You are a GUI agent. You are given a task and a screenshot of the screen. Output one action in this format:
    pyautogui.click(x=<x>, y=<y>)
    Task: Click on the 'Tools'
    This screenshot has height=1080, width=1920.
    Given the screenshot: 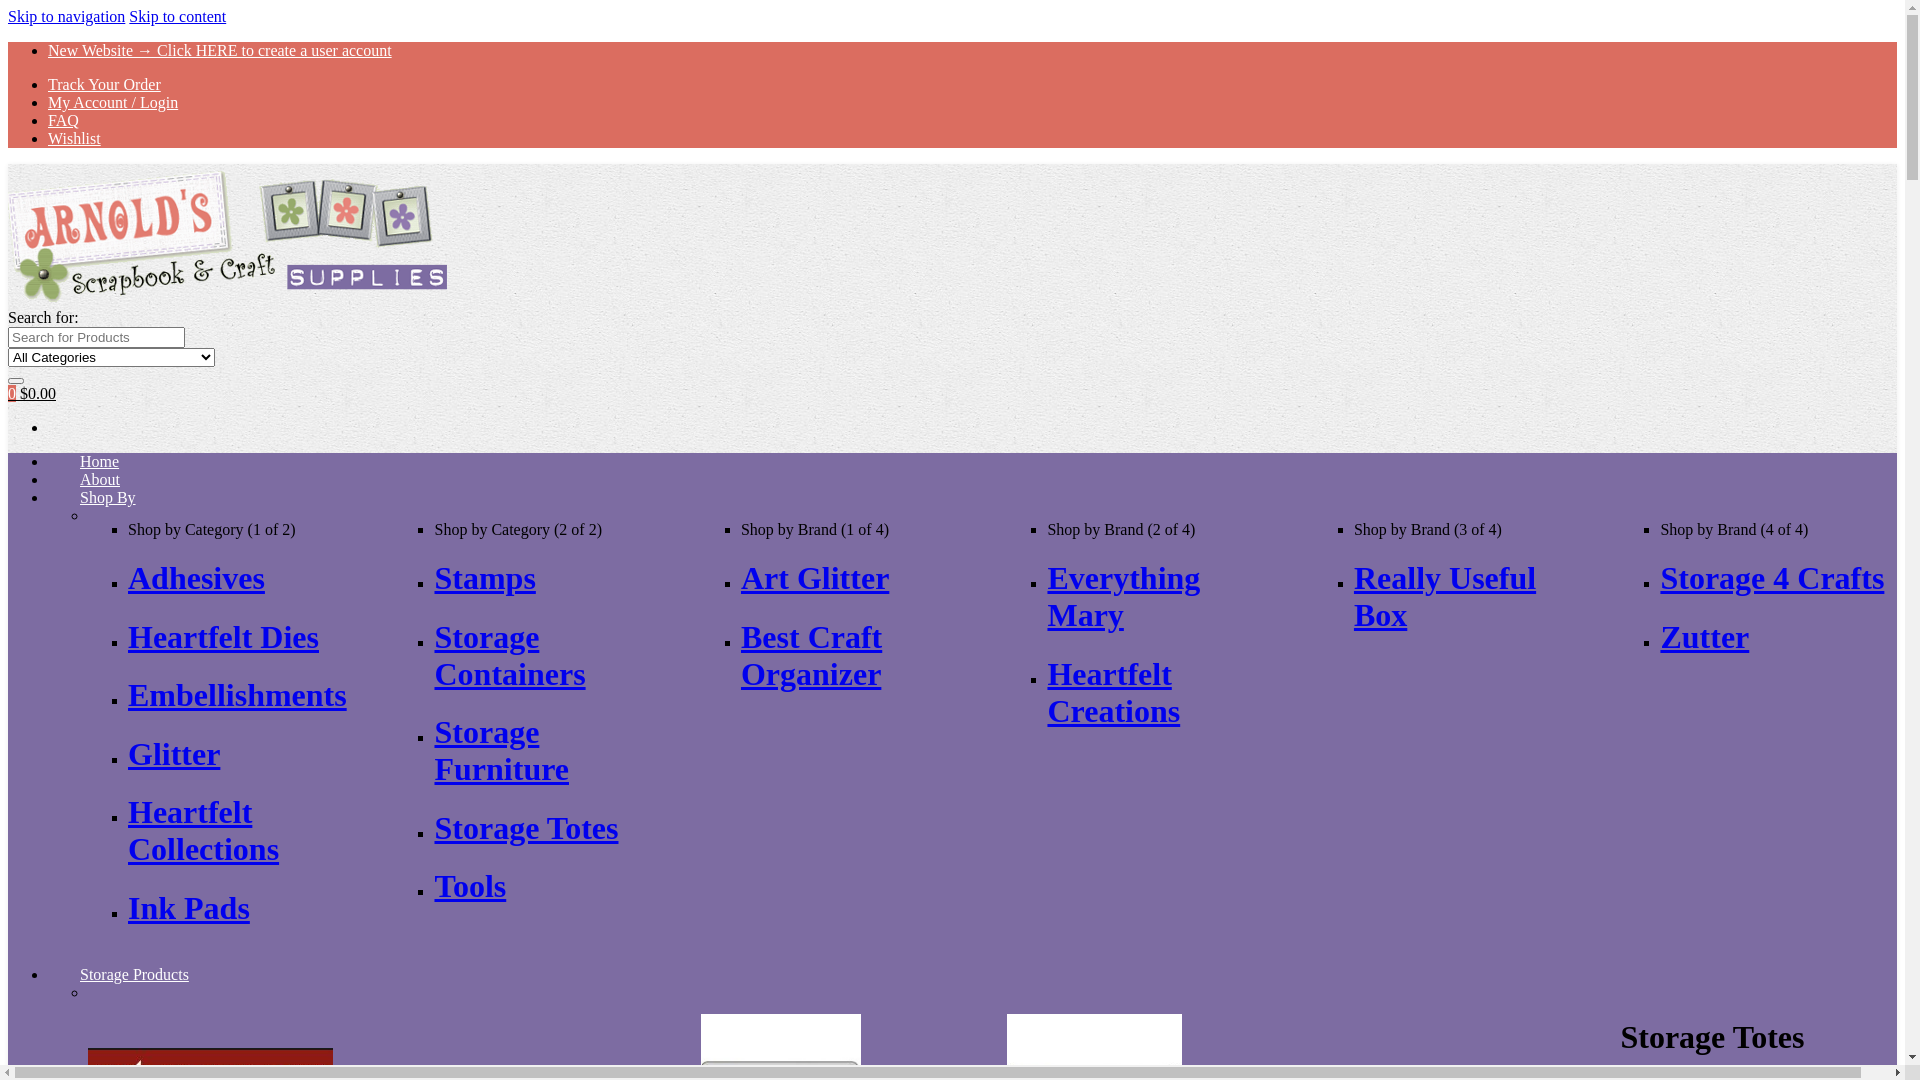 What is the action you would take?
    pyautogui.click(x=469, y=885)
    